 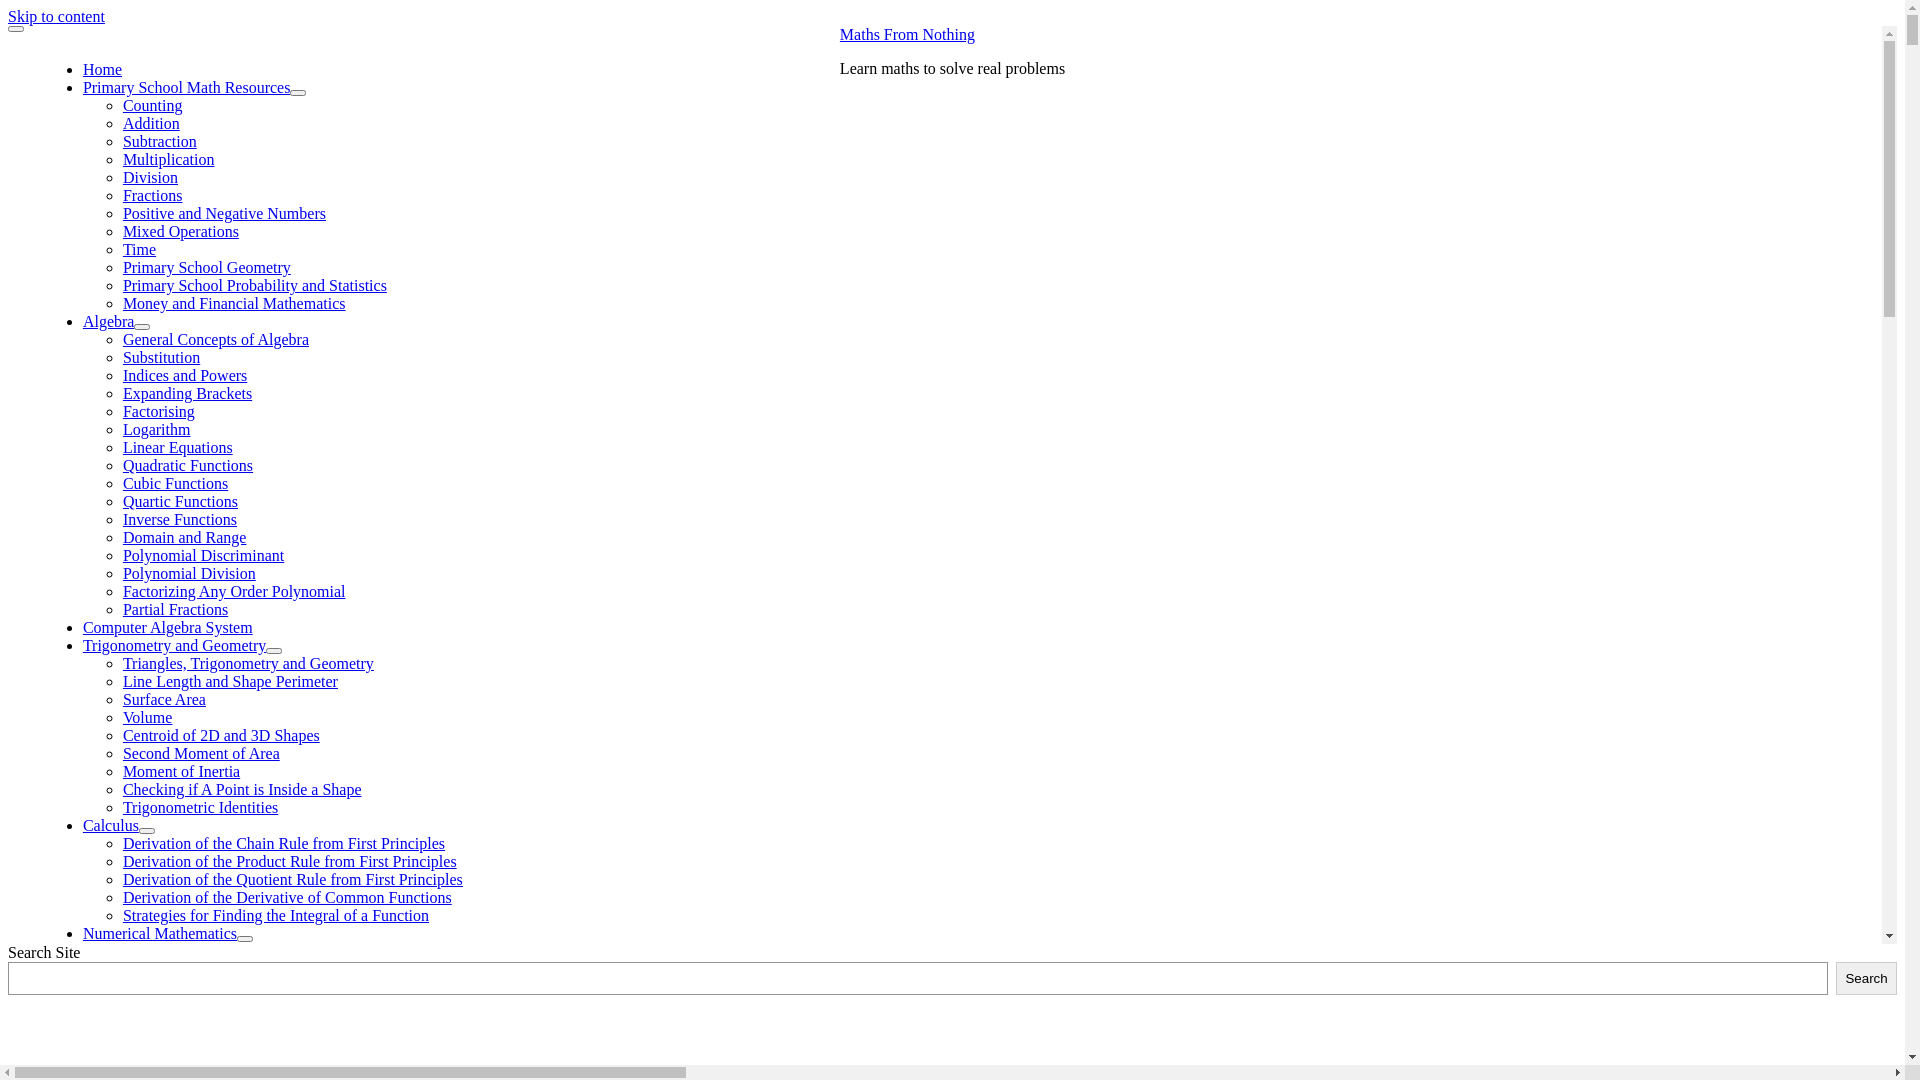 What do you see at coordinates (216, 338) in the screenshot?
I see `'General Concepts of Algebra'` at bounding box center [216, 338].